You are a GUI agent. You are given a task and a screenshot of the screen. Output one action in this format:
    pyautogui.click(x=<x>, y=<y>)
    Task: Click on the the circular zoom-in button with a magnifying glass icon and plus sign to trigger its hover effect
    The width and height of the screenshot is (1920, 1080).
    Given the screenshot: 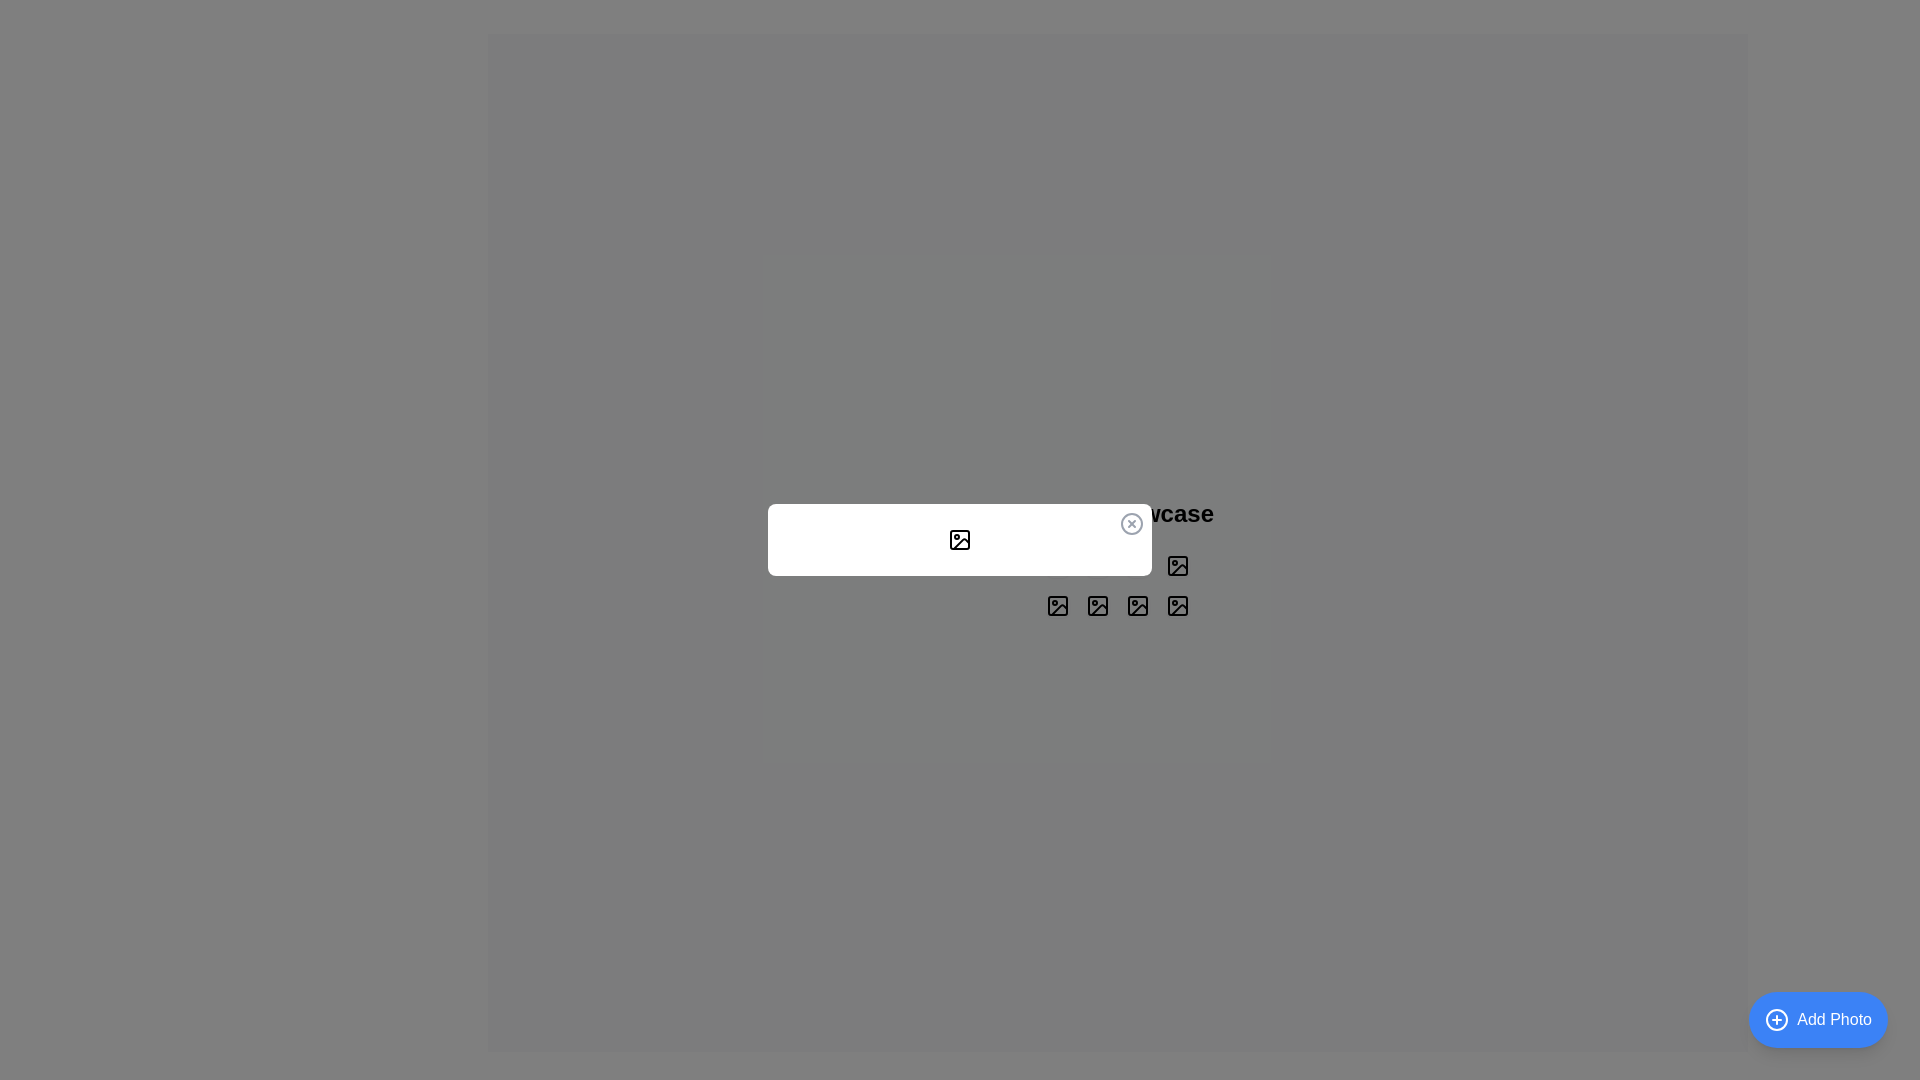 What is the action you would take?
    pyautogui.click(x=1097, y=566)
    